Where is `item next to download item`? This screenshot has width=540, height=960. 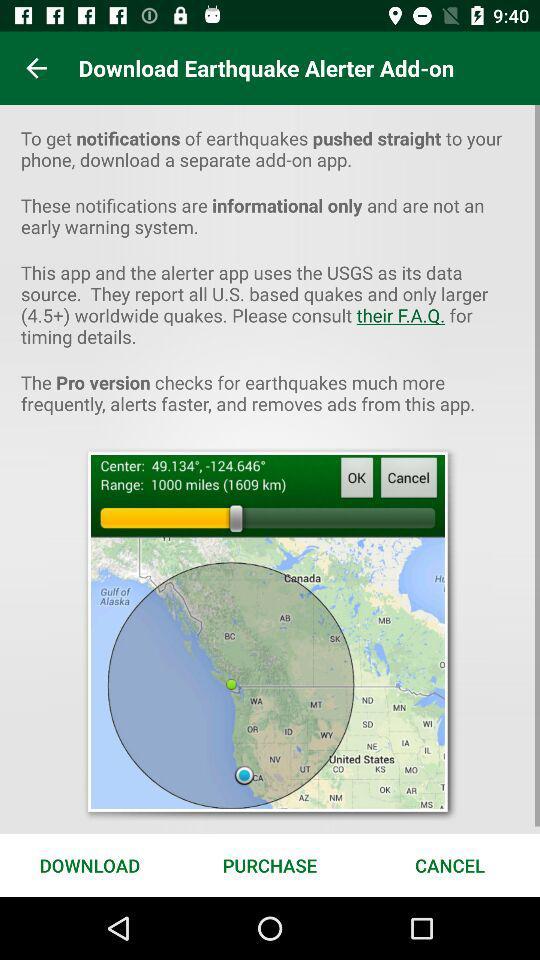
item next to download item is located at coordinates (270, 864).